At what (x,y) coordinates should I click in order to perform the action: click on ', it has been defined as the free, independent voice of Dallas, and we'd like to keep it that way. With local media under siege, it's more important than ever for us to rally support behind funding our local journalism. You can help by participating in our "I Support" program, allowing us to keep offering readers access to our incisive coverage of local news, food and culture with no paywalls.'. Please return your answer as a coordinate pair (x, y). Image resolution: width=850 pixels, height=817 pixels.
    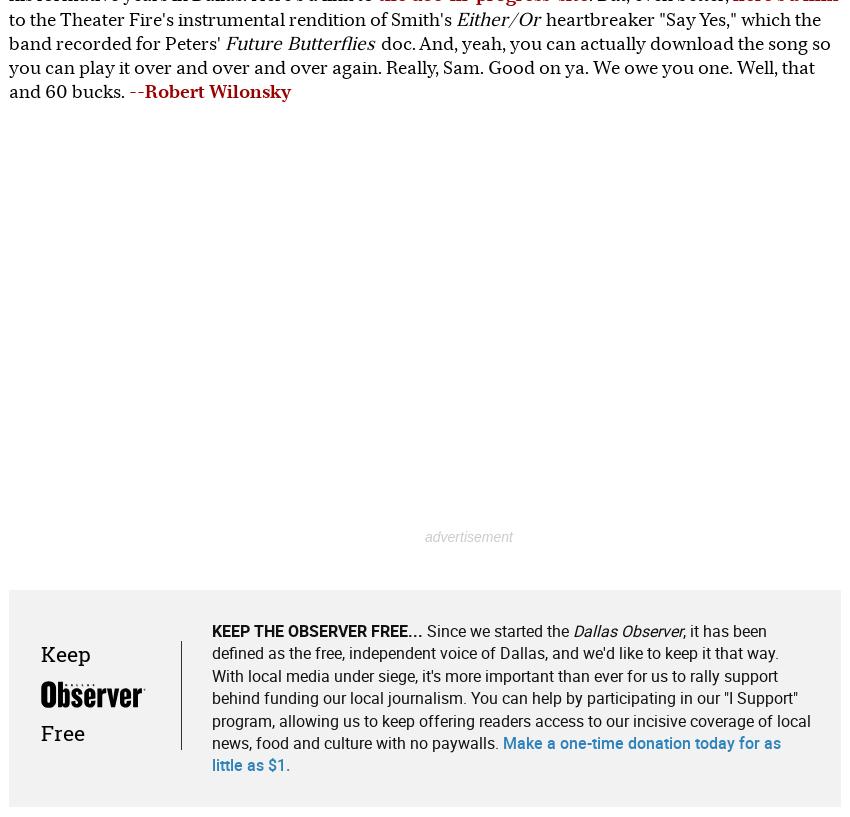
    Looking at the image, I should click on (510, 685).